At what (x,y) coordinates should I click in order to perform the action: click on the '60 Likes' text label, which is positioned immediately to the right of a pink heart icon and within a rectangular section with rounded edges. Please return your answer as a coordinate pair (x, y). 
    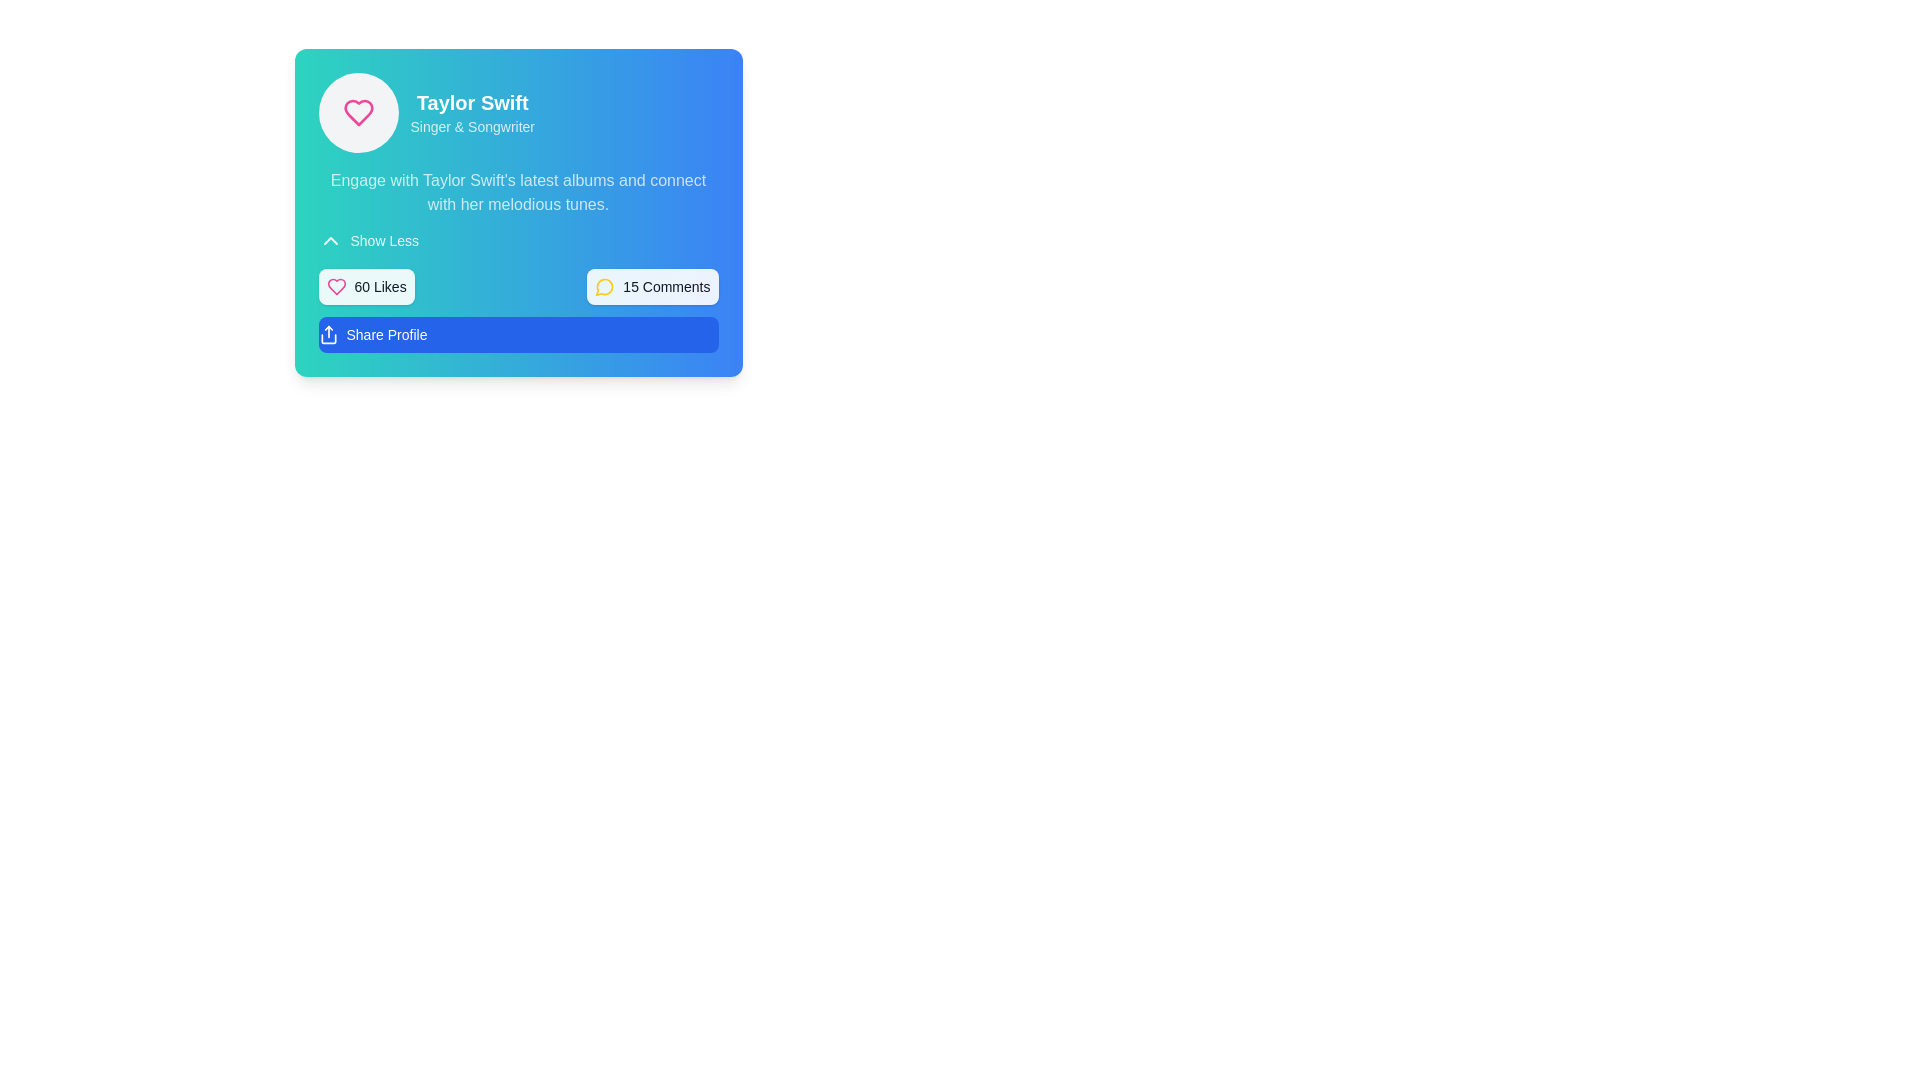
    Looking at the image, I should click on (380, 286).